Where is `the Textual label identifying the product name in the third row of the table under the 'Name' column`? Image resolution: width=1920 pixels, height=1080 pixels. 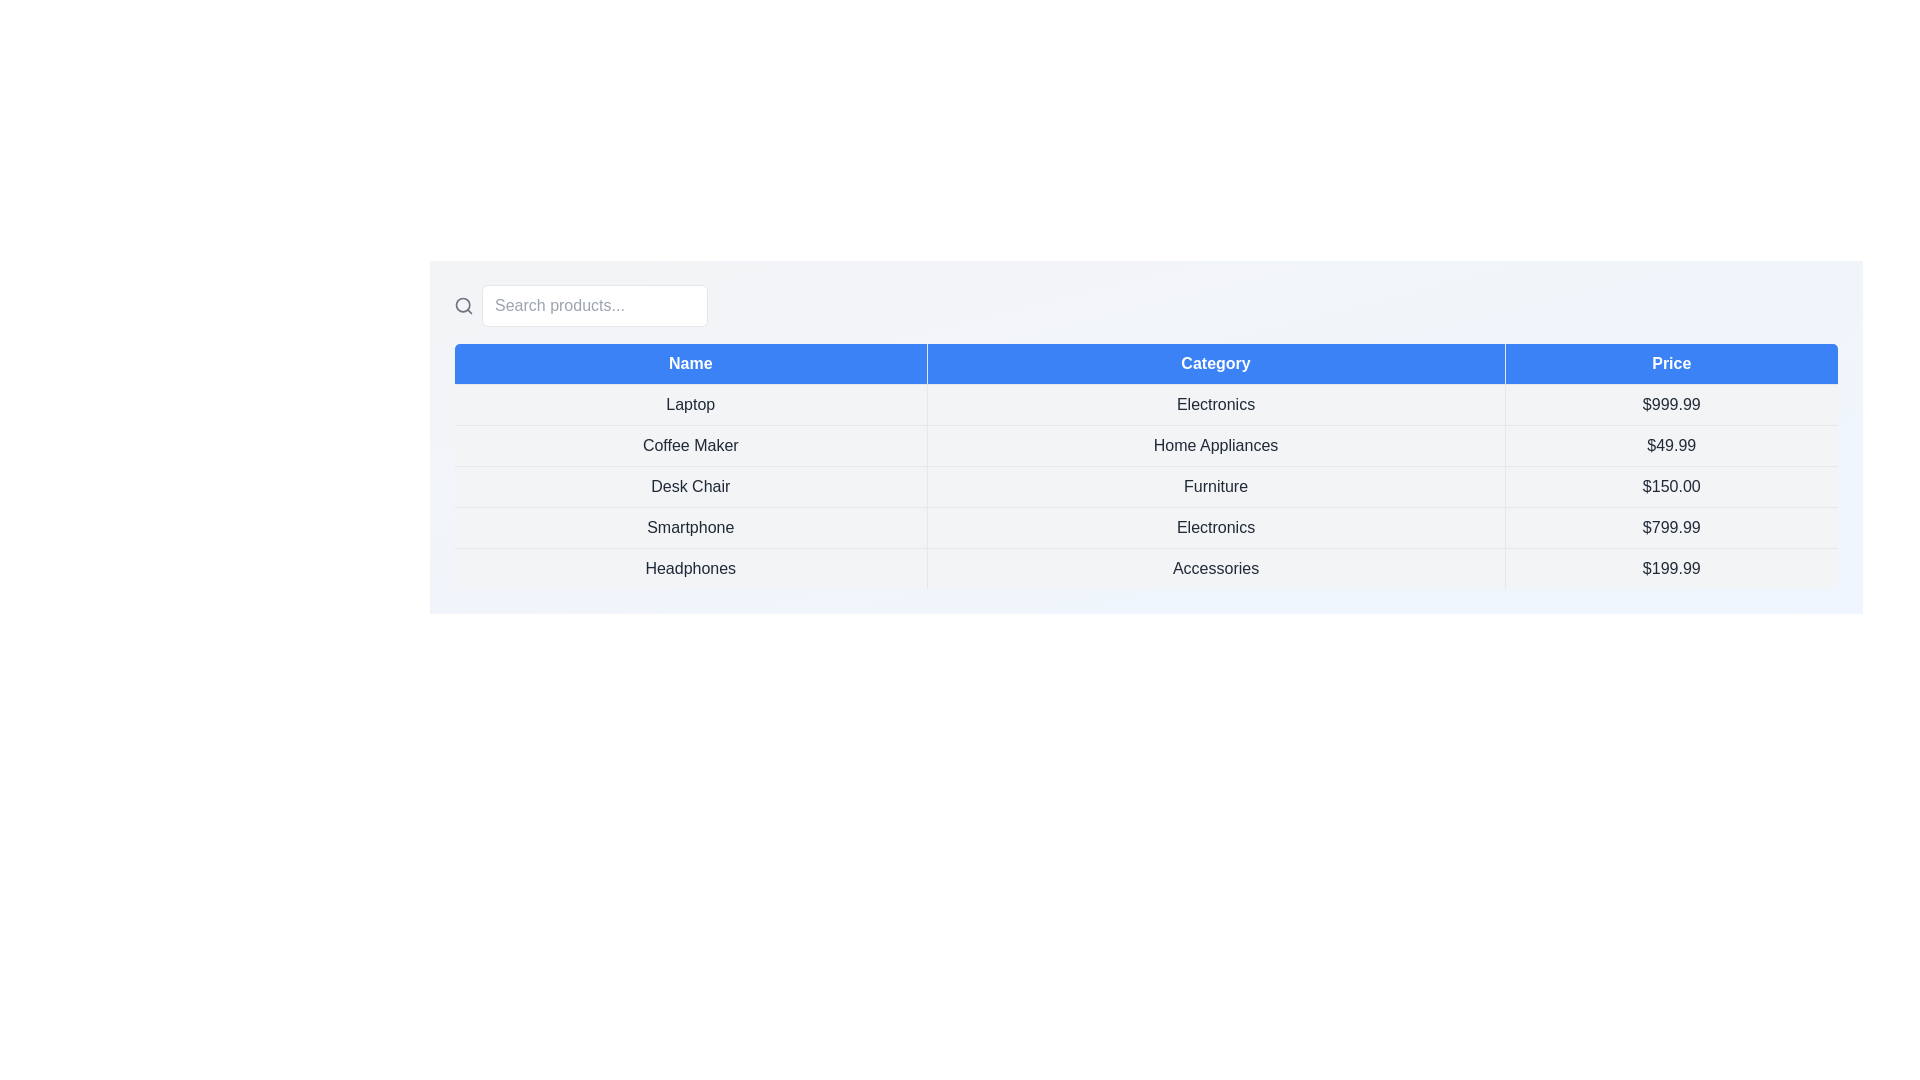
the Textual label identifying the product name in the third row of the table under the 'Name' column is located at coordinates (690, 527).